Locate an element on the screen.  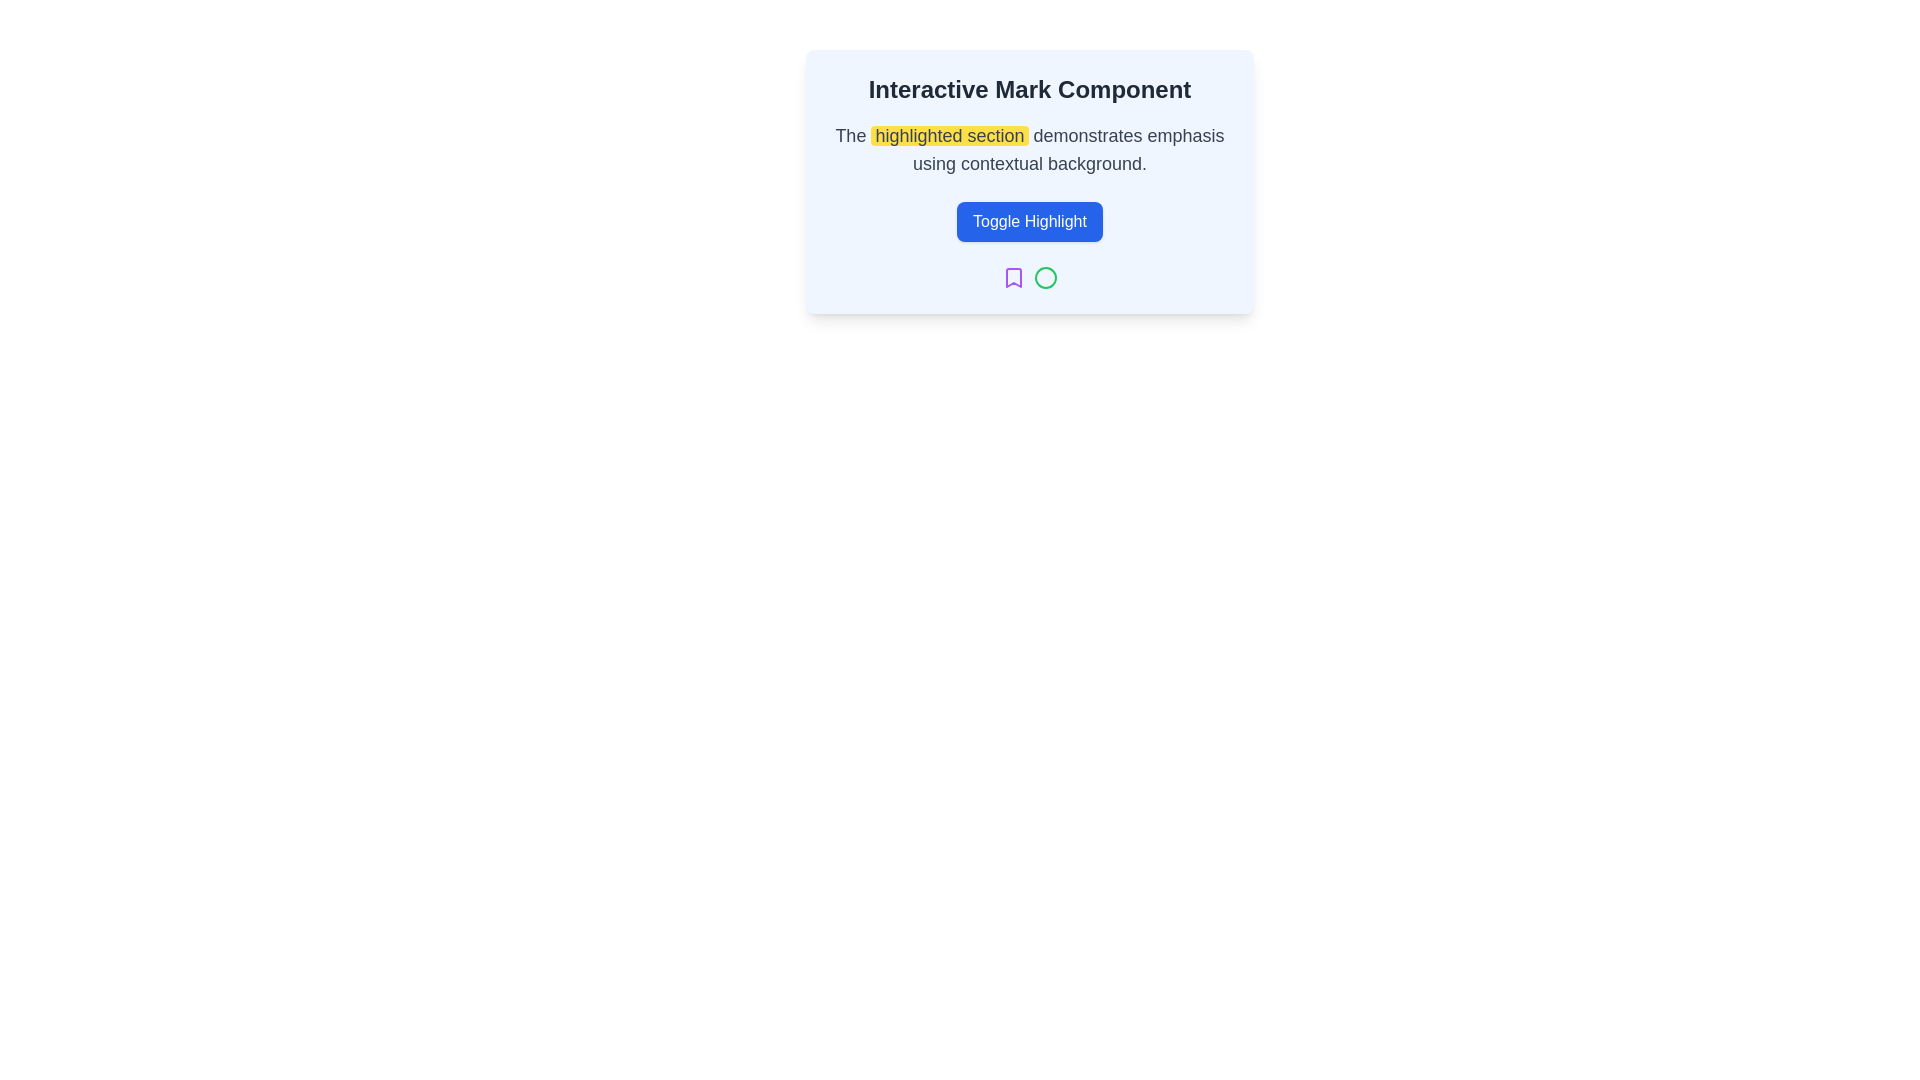
the 'Toggle Highlight' button, which is a rectangular button with a blue background and white text is located at coordinates (1030, 222).